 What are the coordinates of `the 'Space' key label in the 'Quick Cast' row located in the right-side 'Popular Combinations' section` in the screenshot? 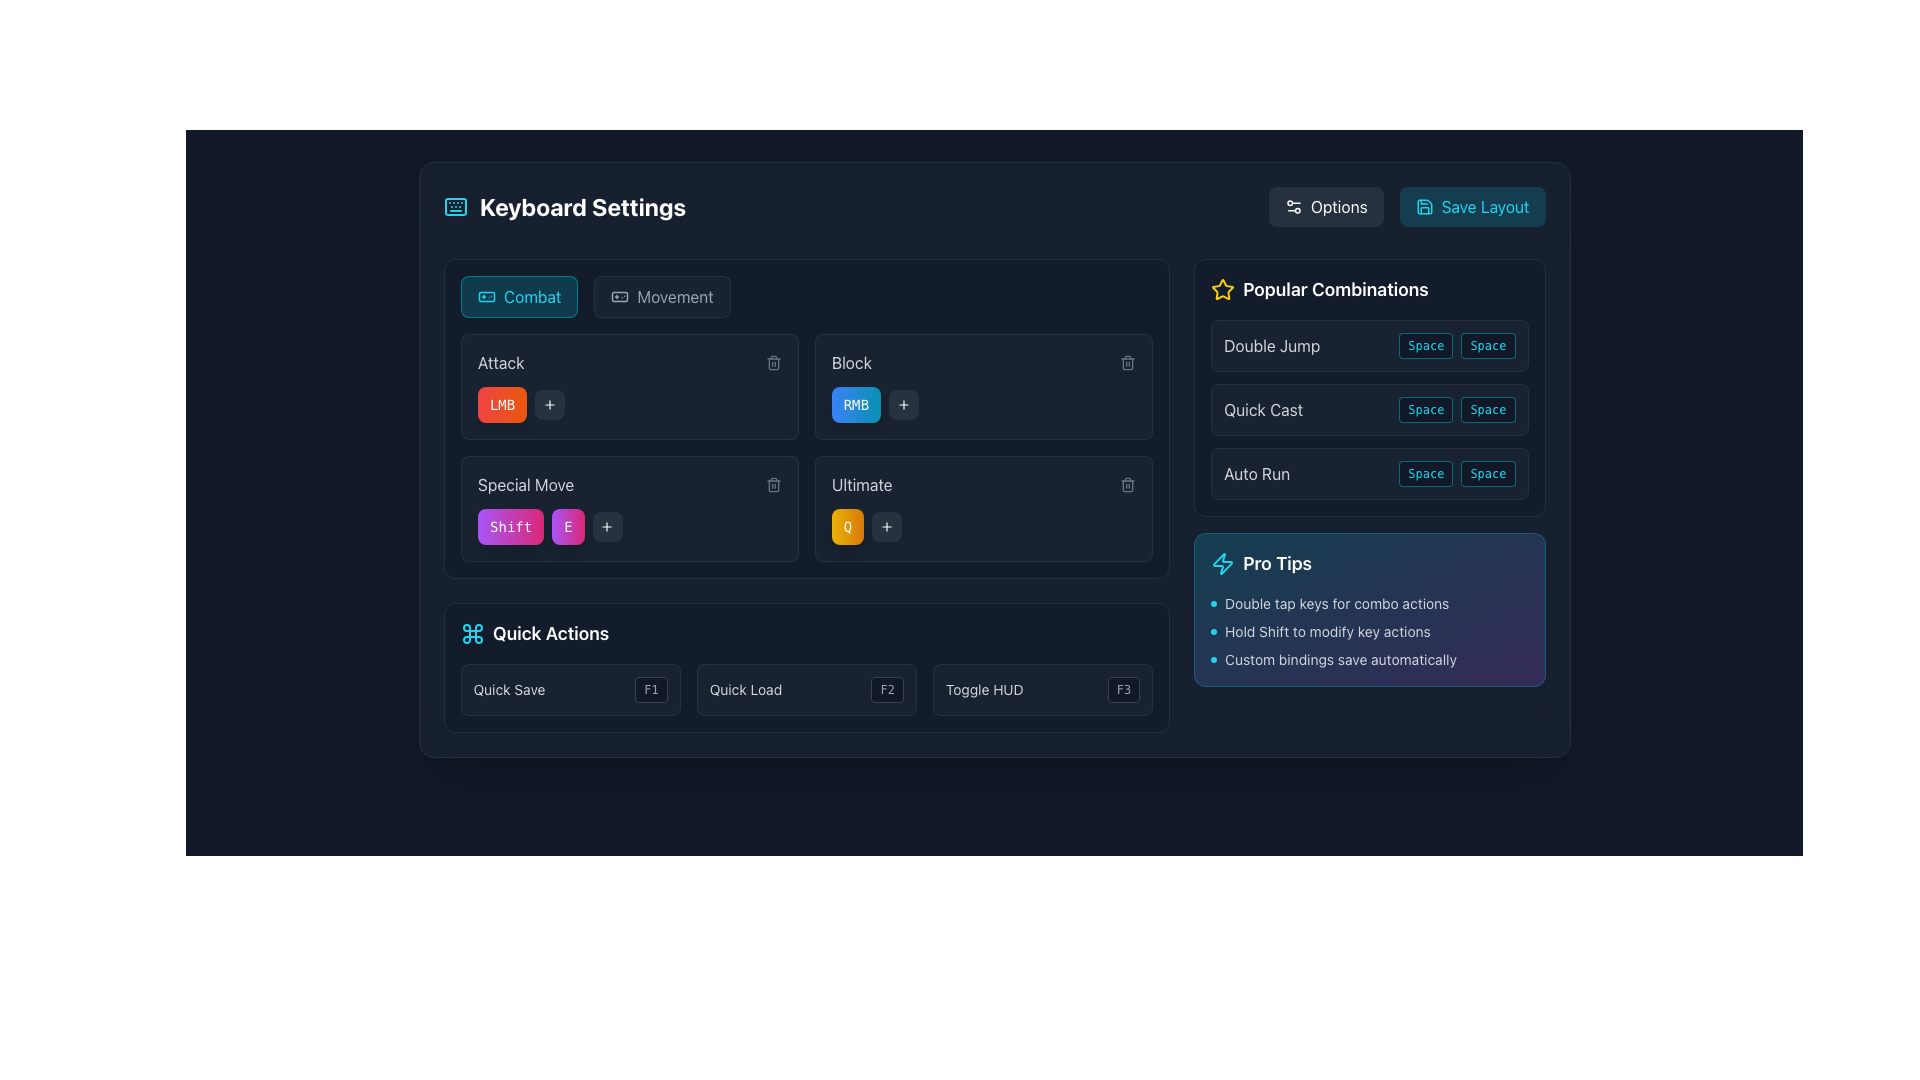 It's located at (1425, 408).